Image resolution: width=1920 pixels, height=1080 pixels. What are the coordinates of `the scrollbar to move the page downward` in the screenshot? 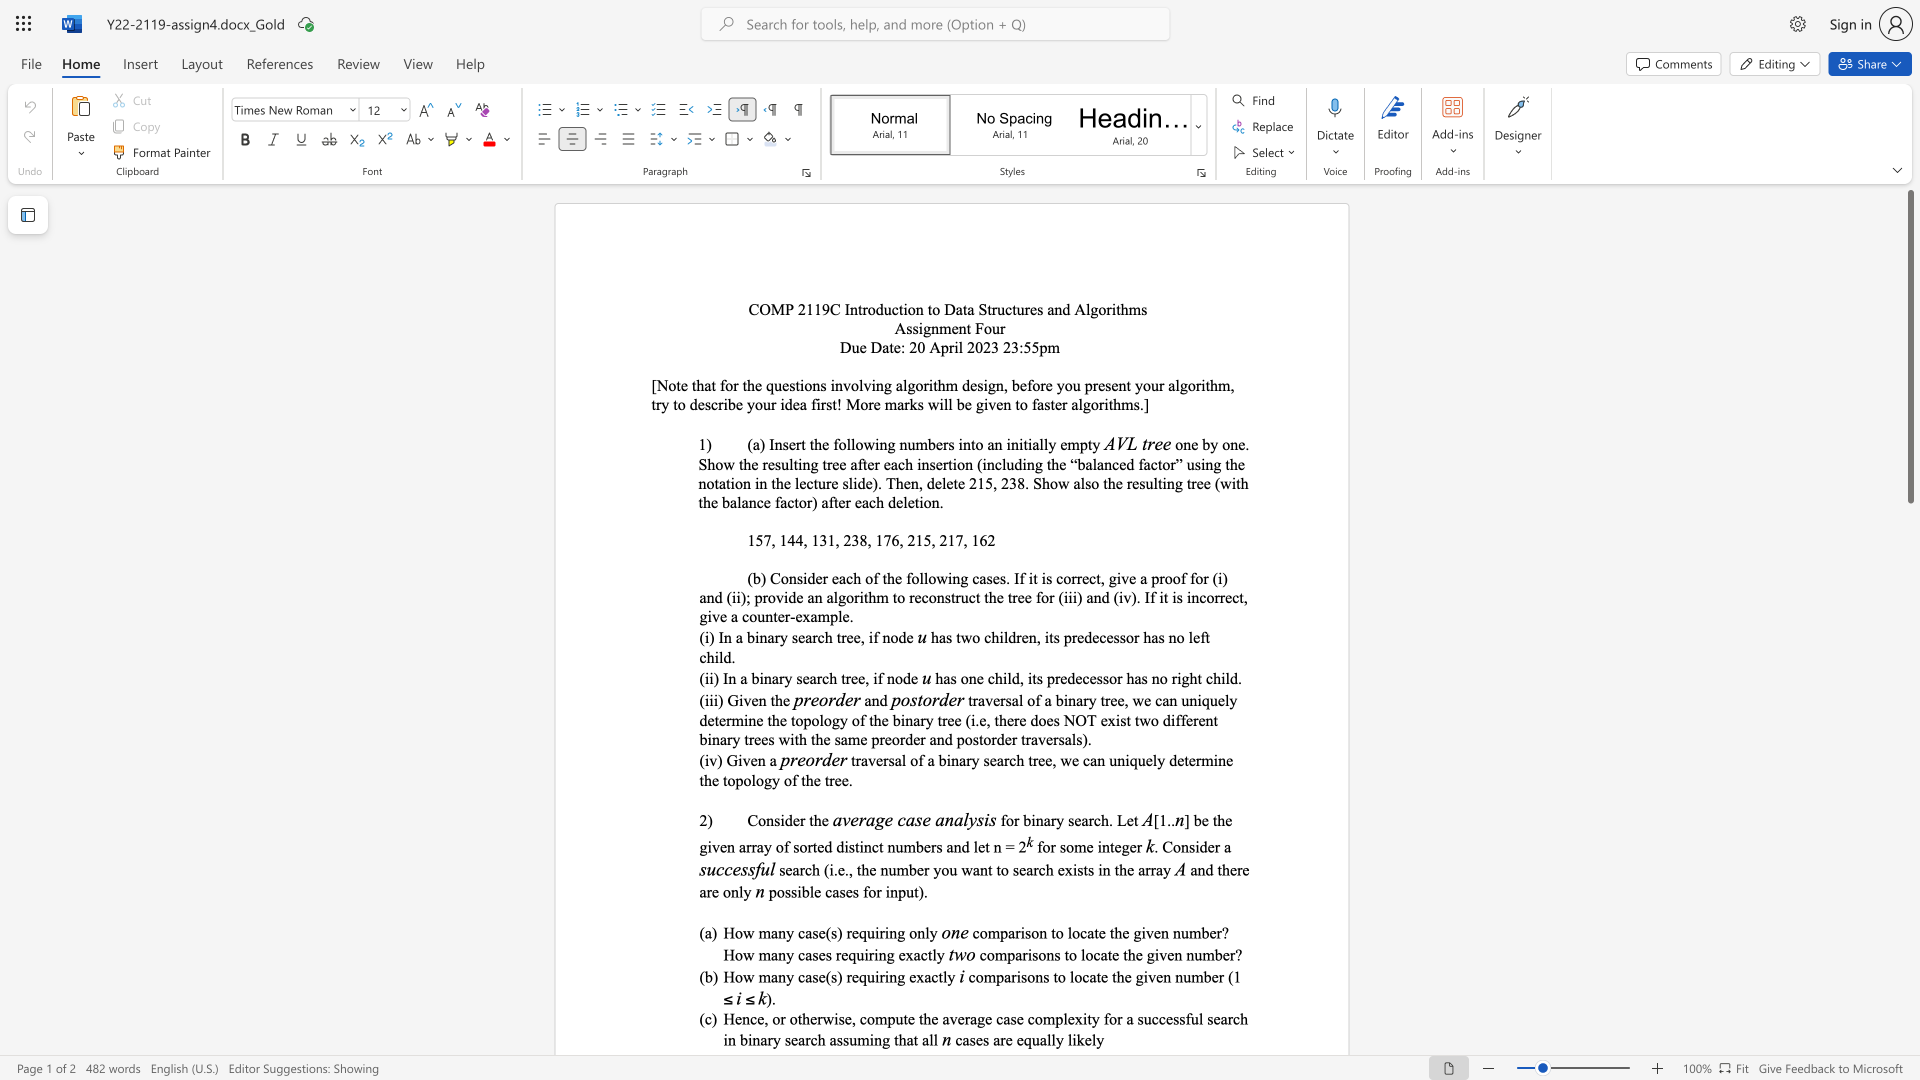 It's located at (1909, 608).